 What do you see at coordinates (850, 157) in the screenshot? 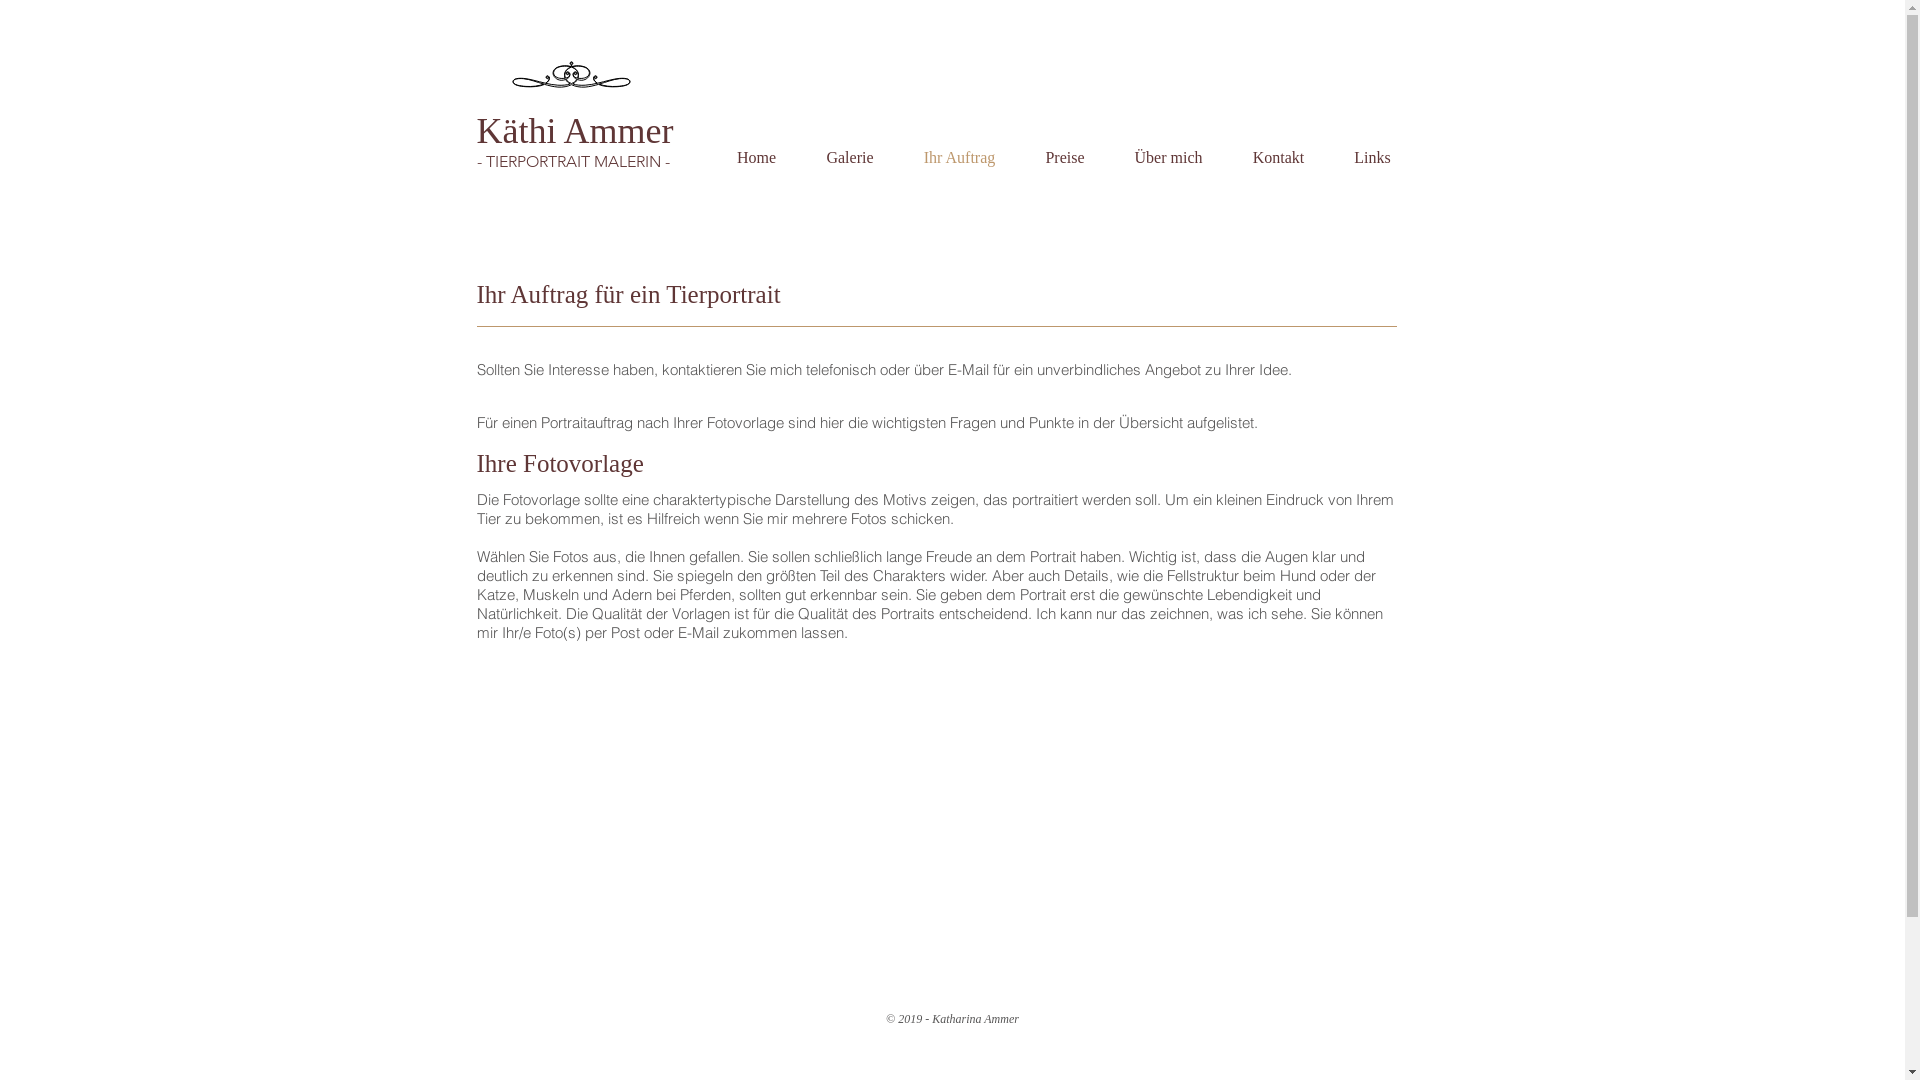
I see `'Galerie'` at bounding box center [850, 157].